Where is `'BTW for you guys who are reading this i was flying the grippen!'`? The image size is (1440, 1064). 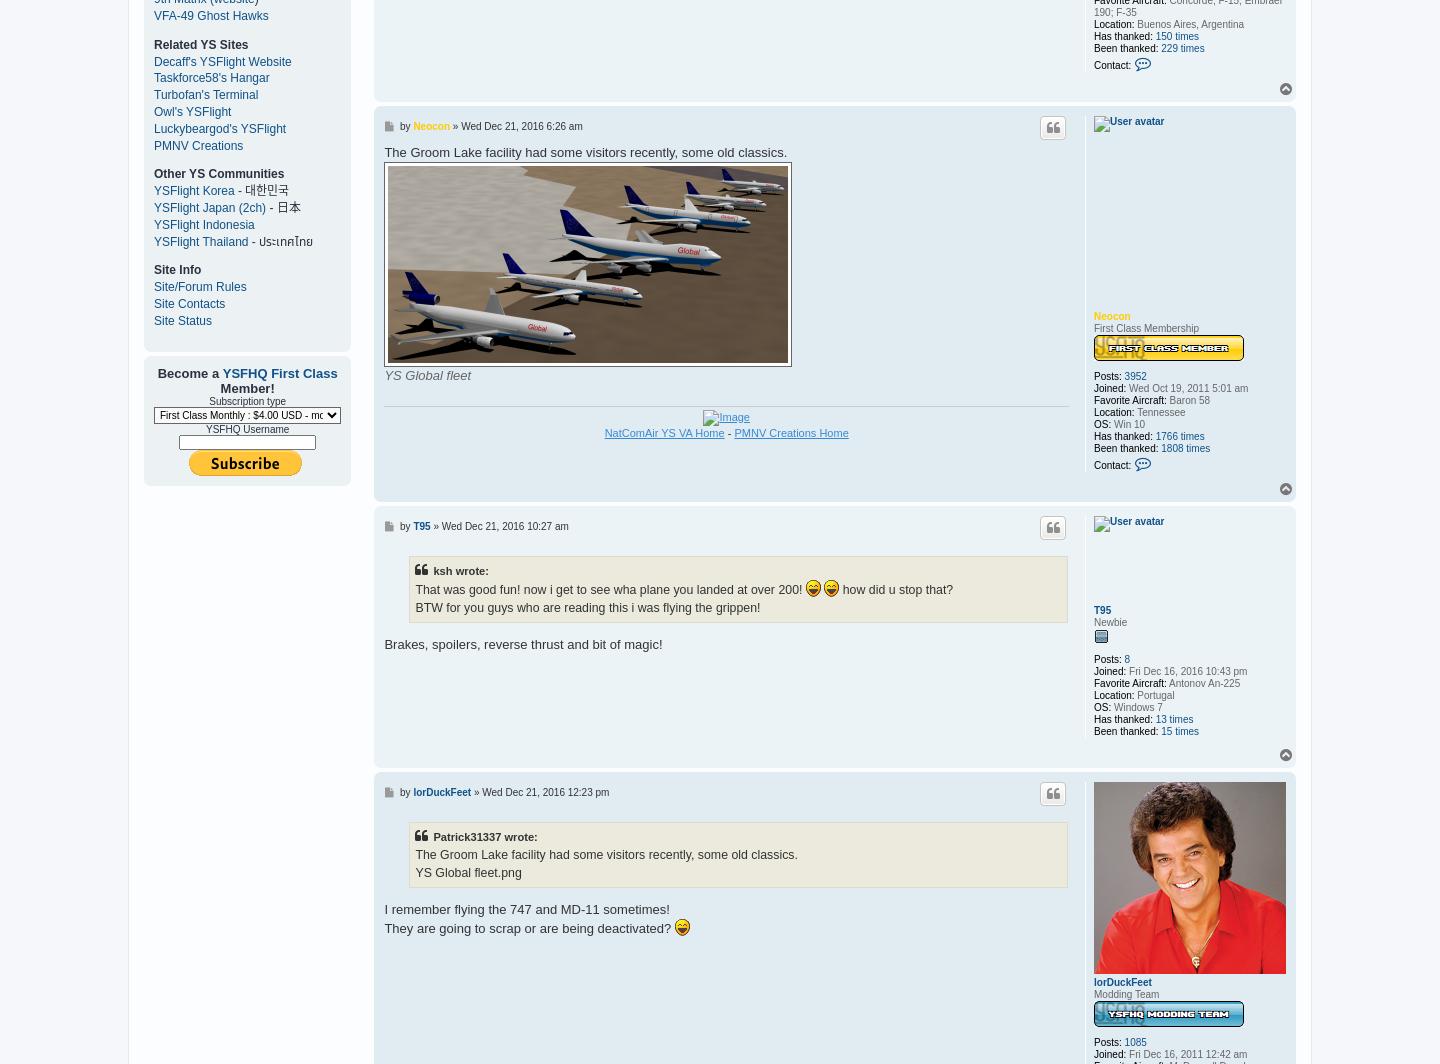
'BTW for you guys who are reading this i was flying the grippen!' is located at coordinates (587, 607).